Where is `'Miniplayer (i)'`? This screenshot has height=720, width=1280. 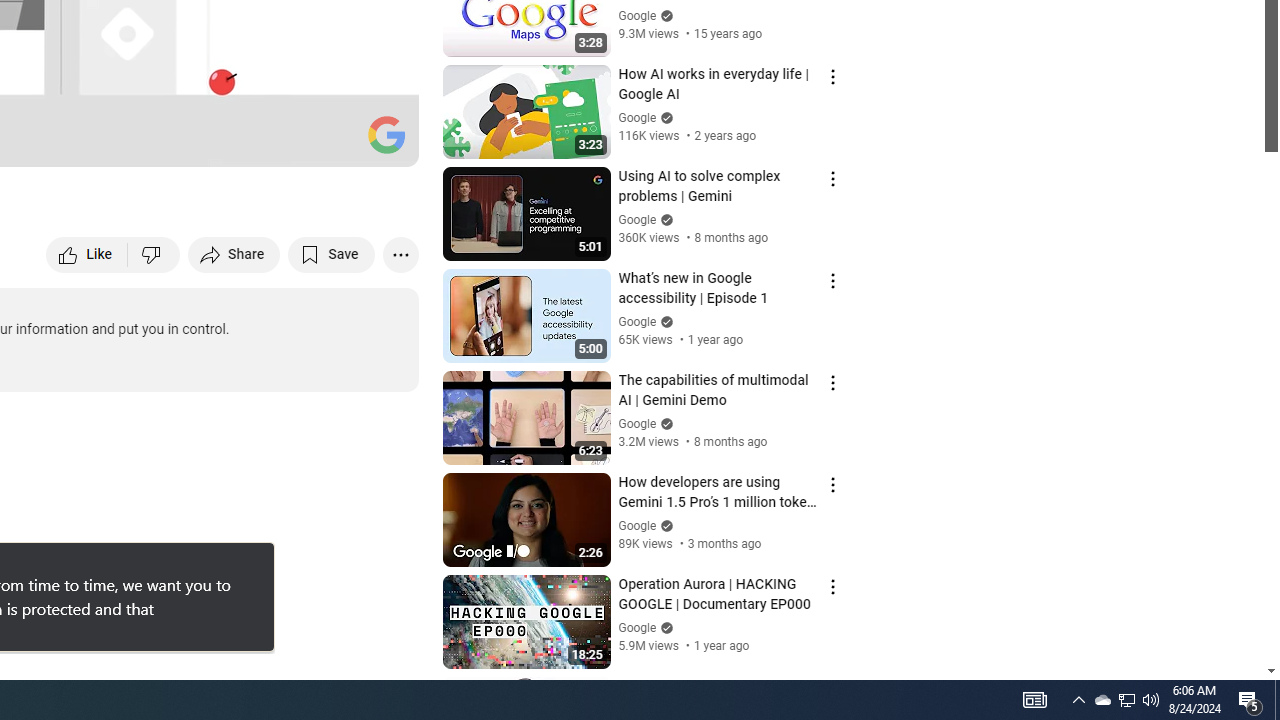
'Miniplayer (i)' is located at coordinates (285, 141).